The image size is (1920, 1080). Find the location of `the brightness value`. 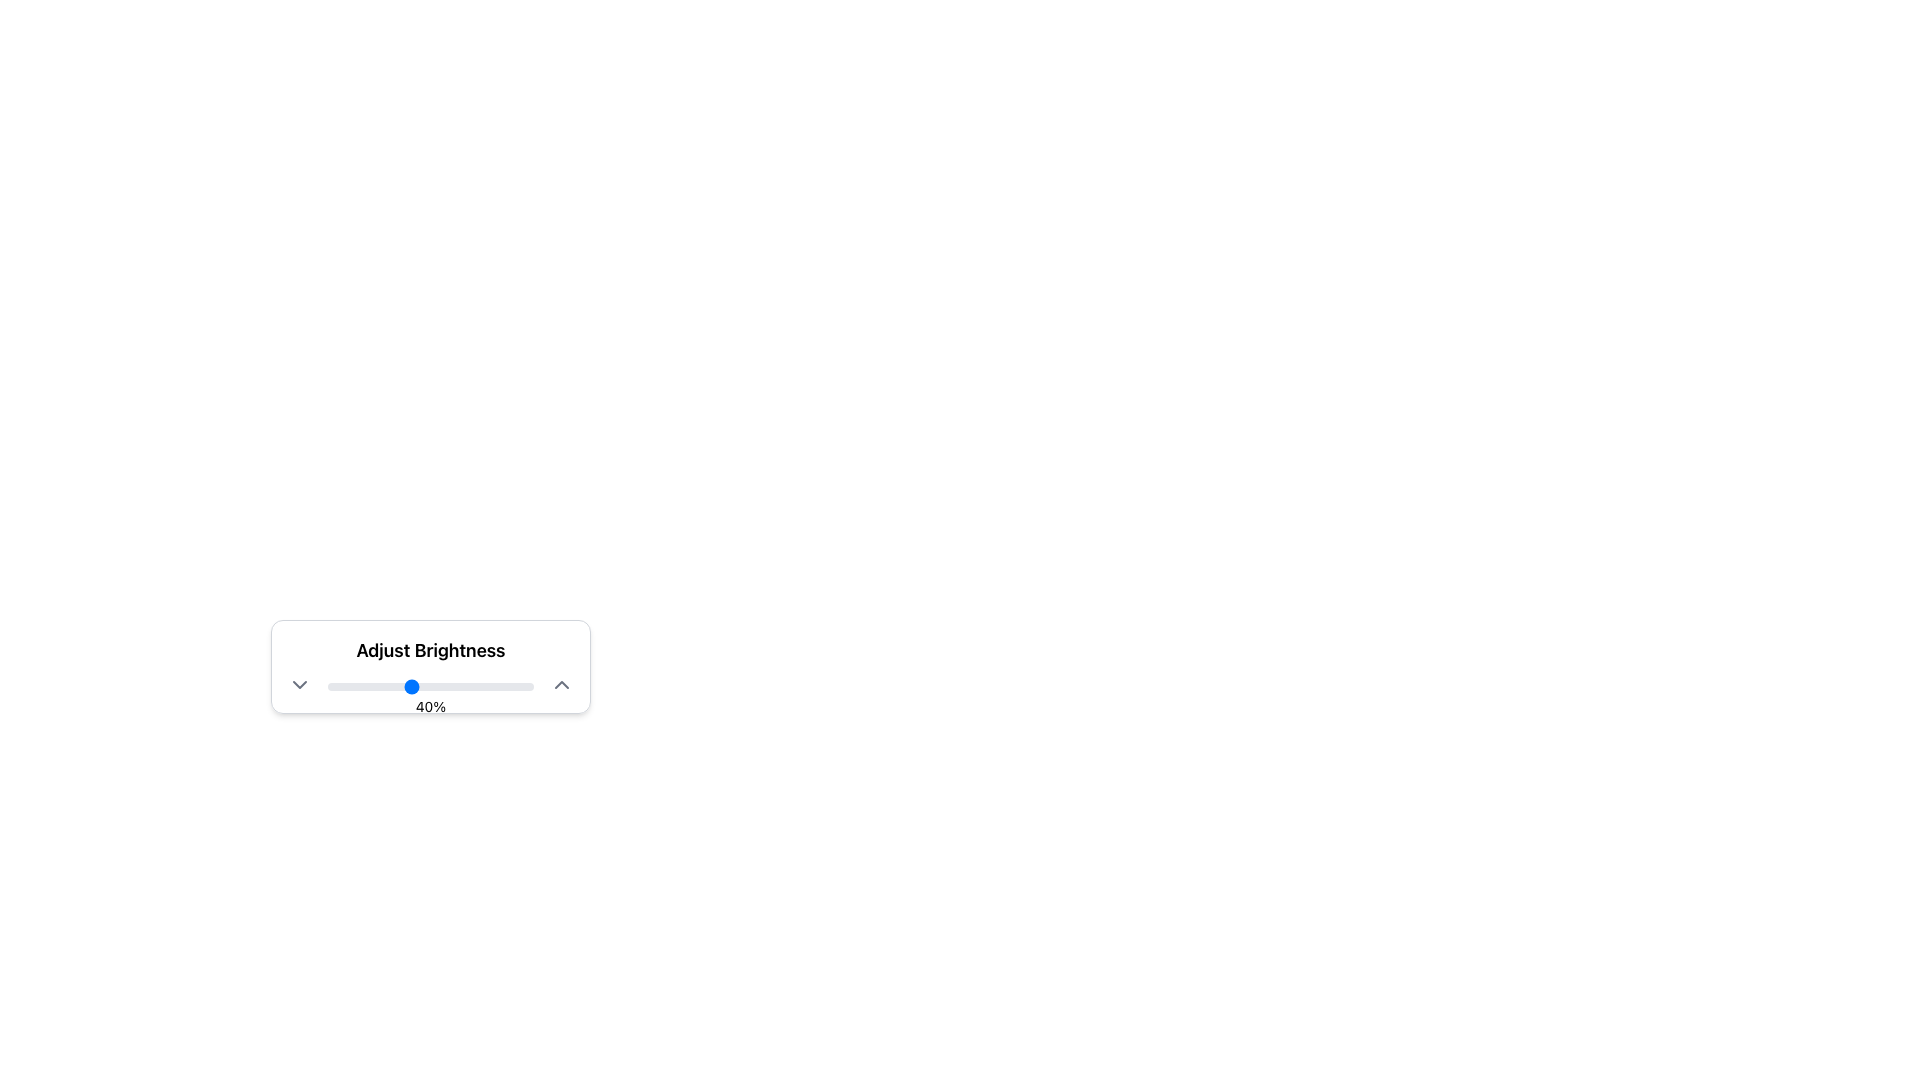

the brightness value is located at coordinates (393, 685).